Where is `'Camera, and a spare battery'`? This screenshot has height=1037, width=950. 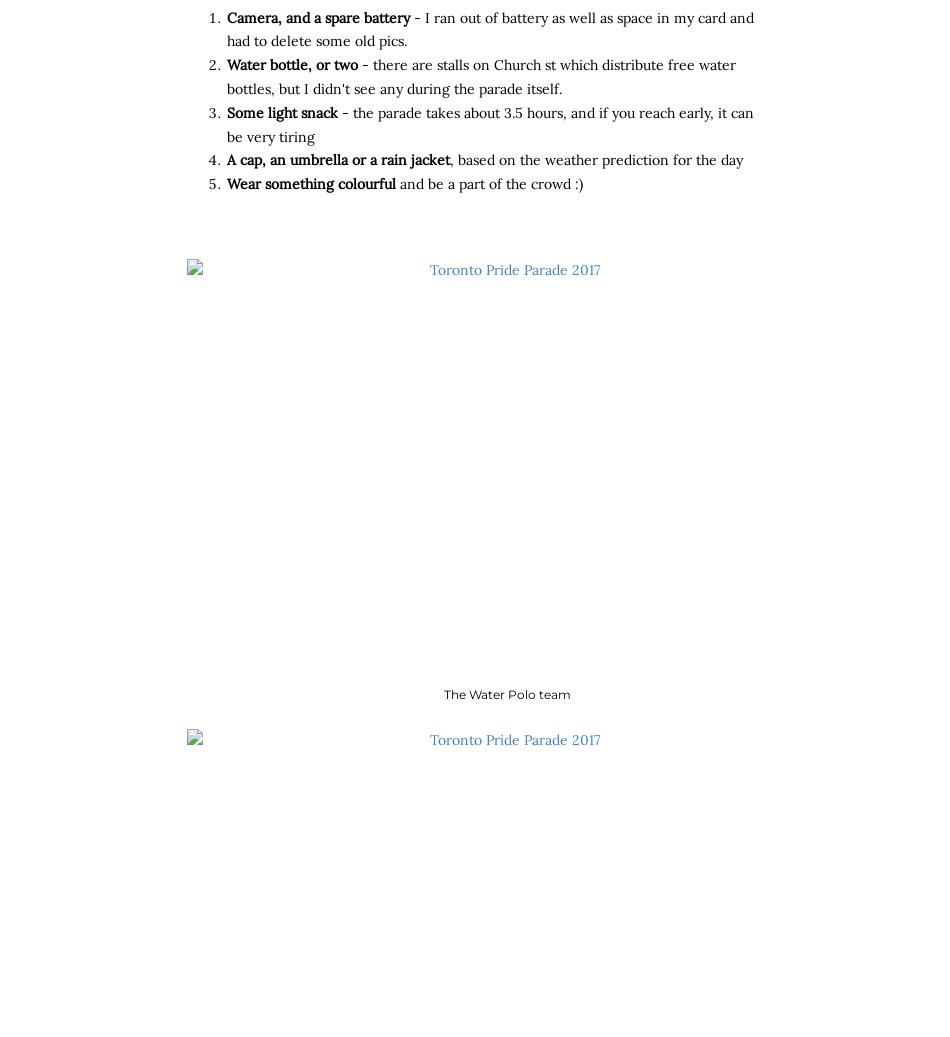 'Camera, and a spare battery' is located at coordinates (317, 16).